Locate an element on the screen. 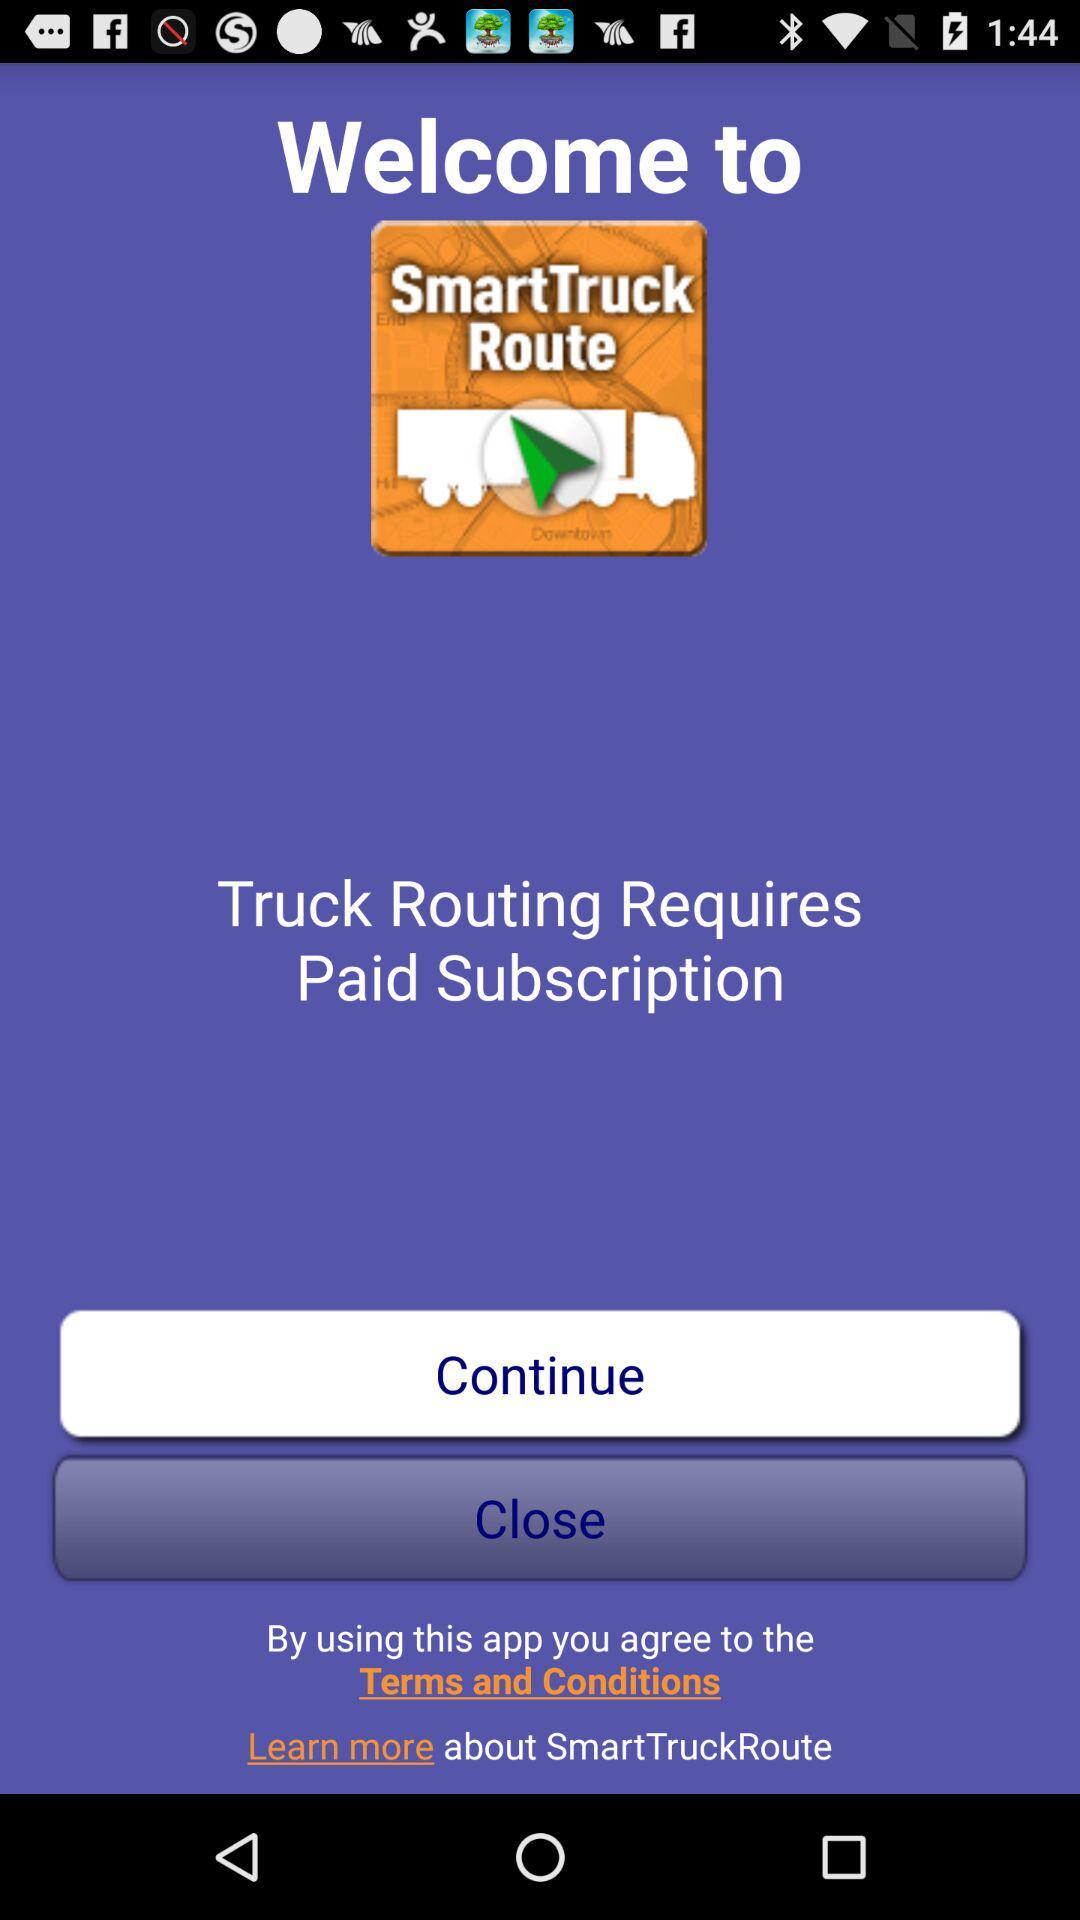  item above close icon is located at coordinates (540, 1372).